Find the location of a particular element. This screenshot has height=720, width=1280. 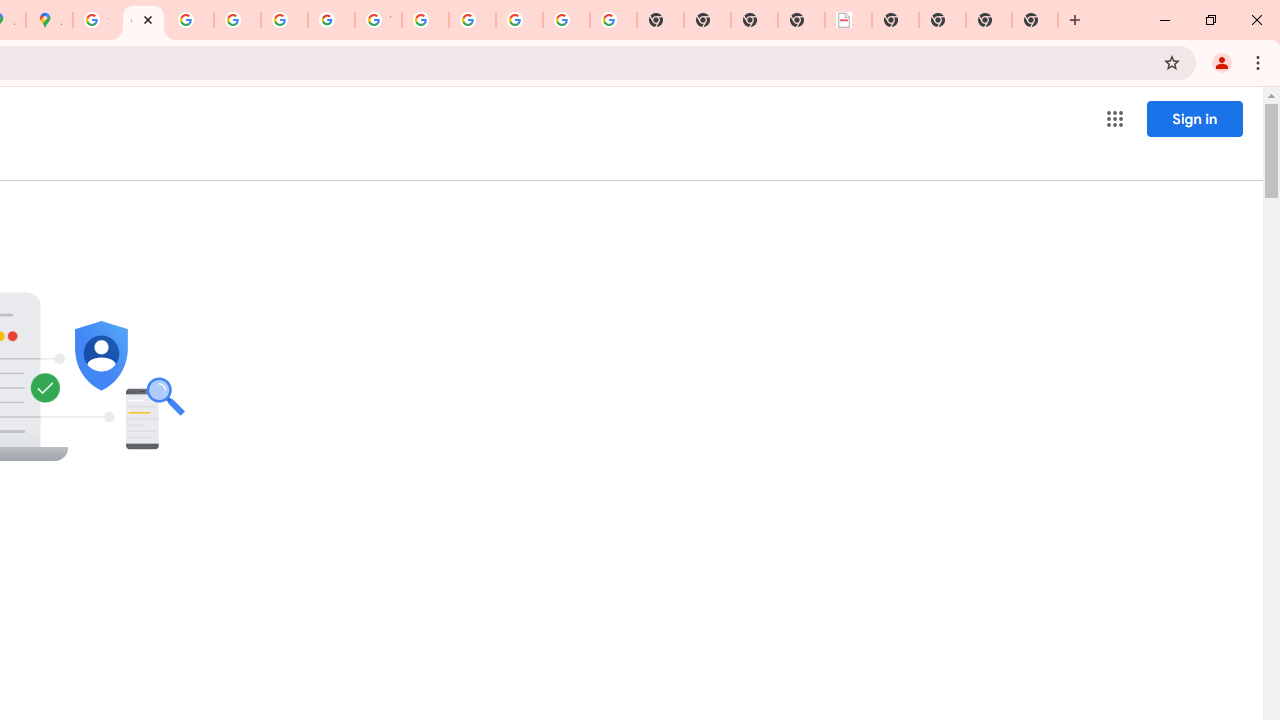

'New Tab' is located at coordinates (989, 20).